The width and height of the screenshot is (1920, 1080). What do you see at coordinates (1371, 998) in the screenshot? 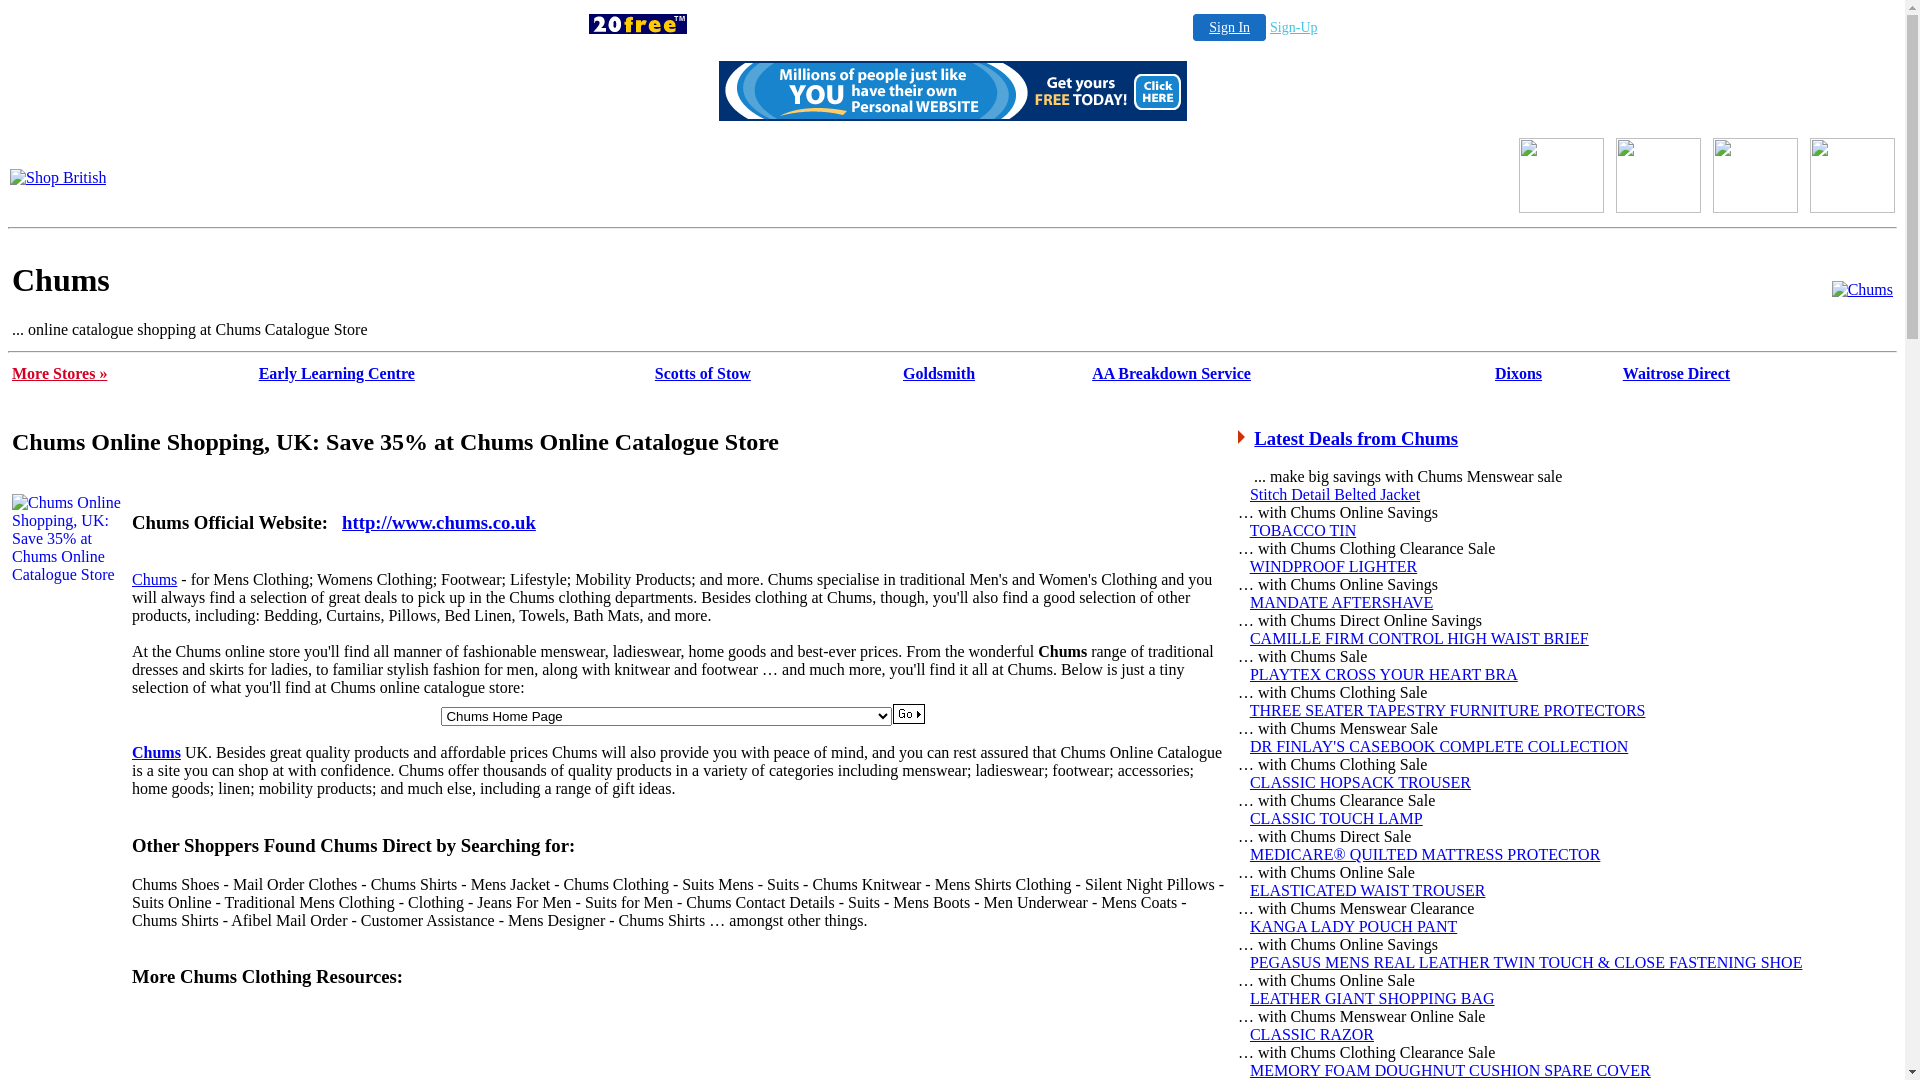
I see `'LEATHER GIANT SHOPPING BAG'` at bounding box center [1371, 998].